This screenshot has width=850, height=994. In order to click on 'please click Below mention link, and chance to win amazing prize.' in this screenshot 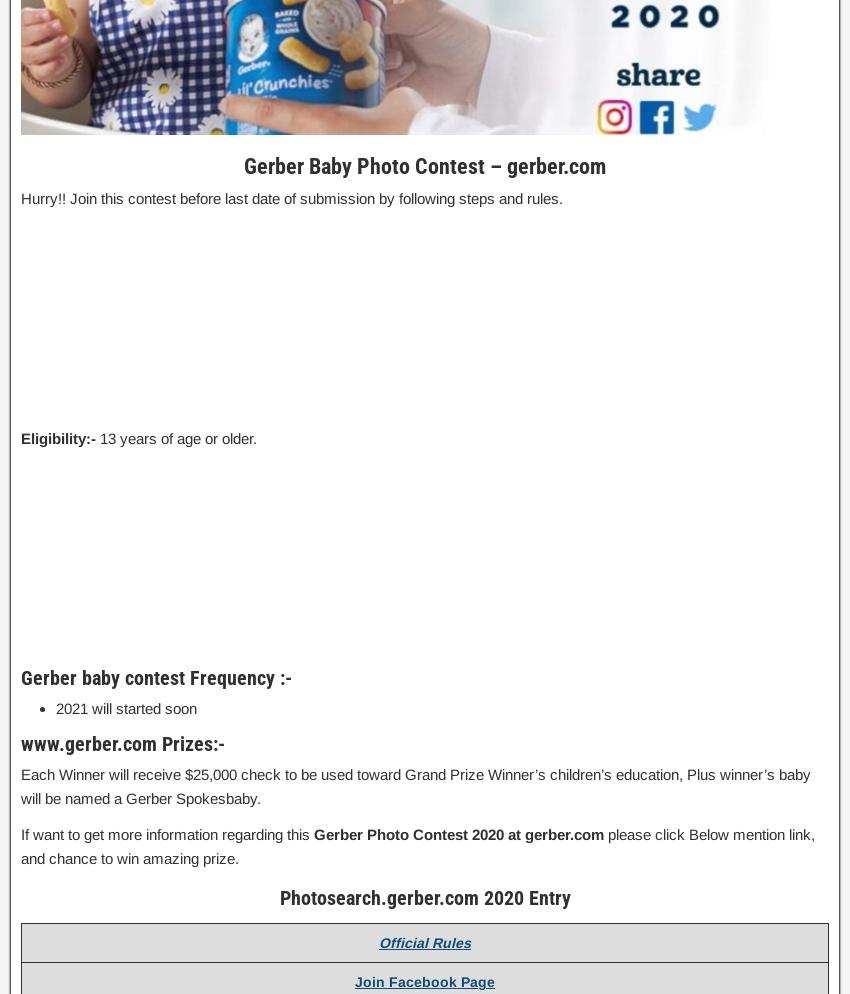, I will do `click(19, 844)`.